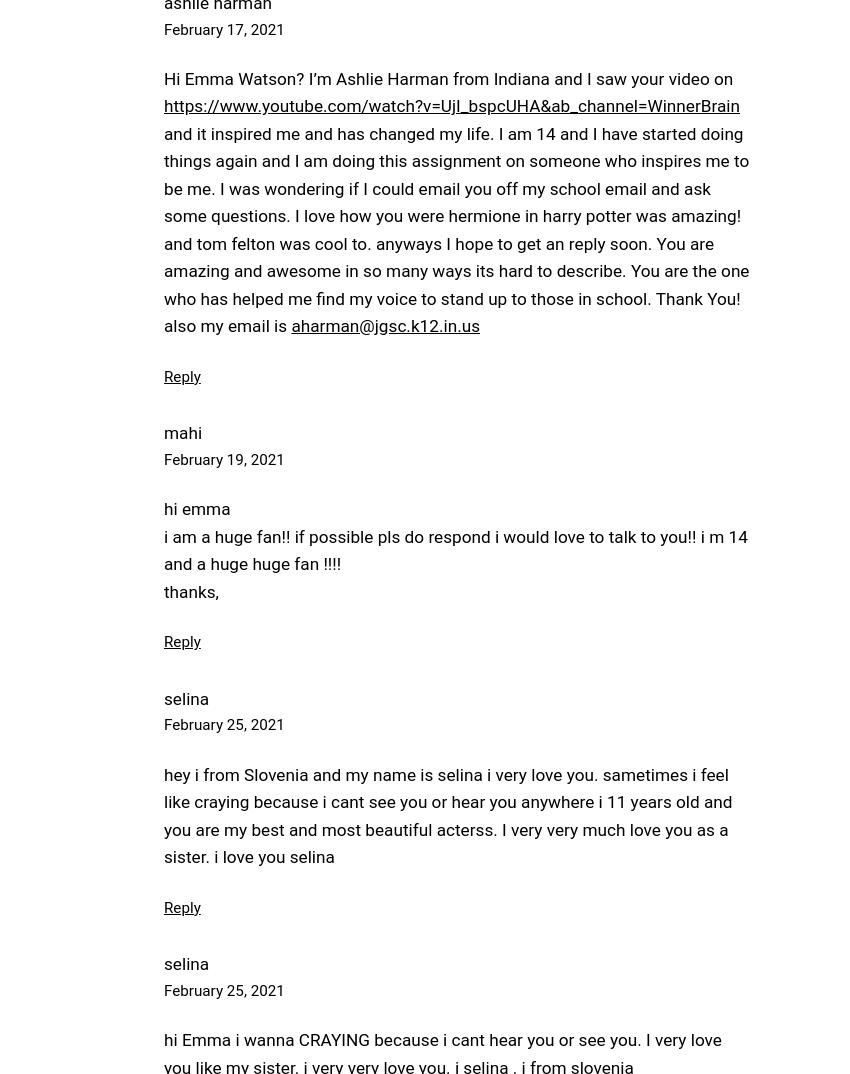  What do you see at coordinates (189, 590) in the screenshot?
I see `'thanks,'` at bounding box center [189, 590].